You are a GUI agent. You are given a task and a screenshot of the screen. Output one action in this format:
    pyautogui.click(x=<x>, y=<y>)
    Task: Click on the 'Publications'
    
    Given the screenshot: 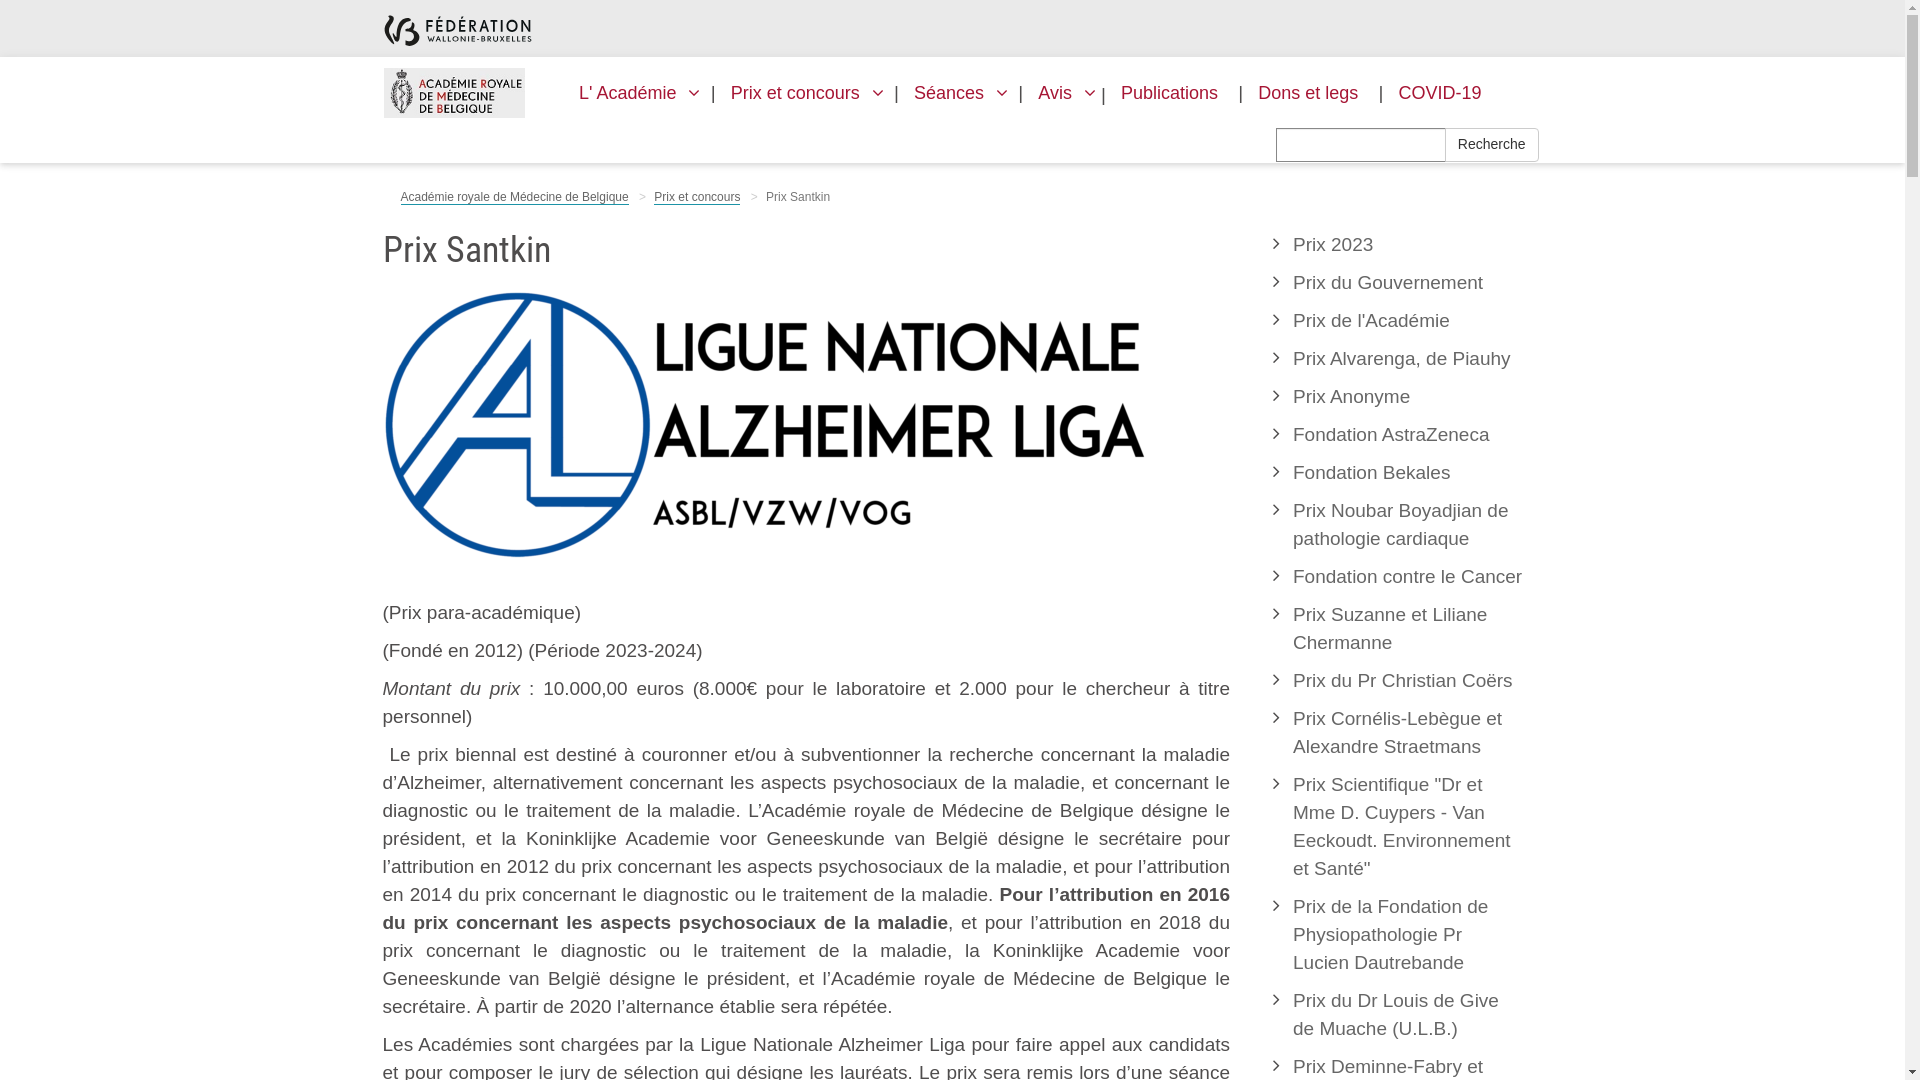 What is the action you would take?
    pyautogui.click(x=1169, y=92)
    